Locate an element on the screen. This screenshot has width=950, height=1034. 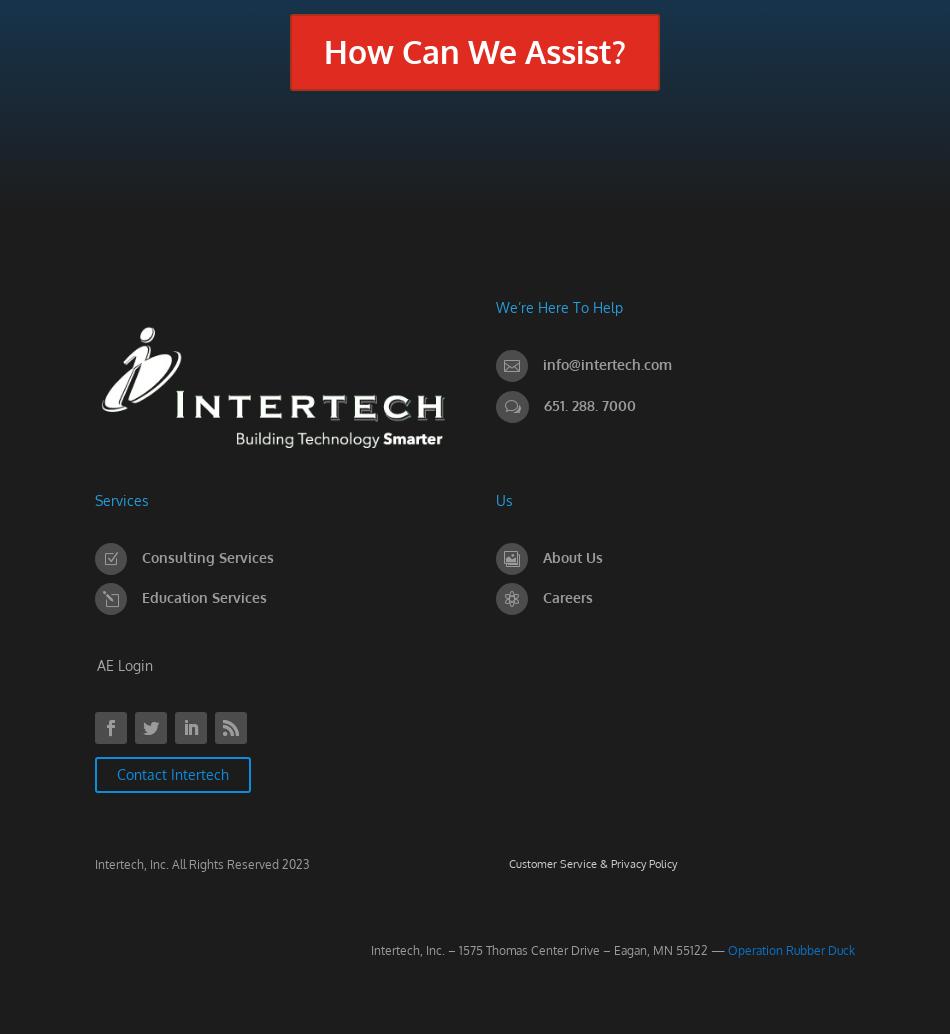
'AE Login' is located at coordinates (125, 665).